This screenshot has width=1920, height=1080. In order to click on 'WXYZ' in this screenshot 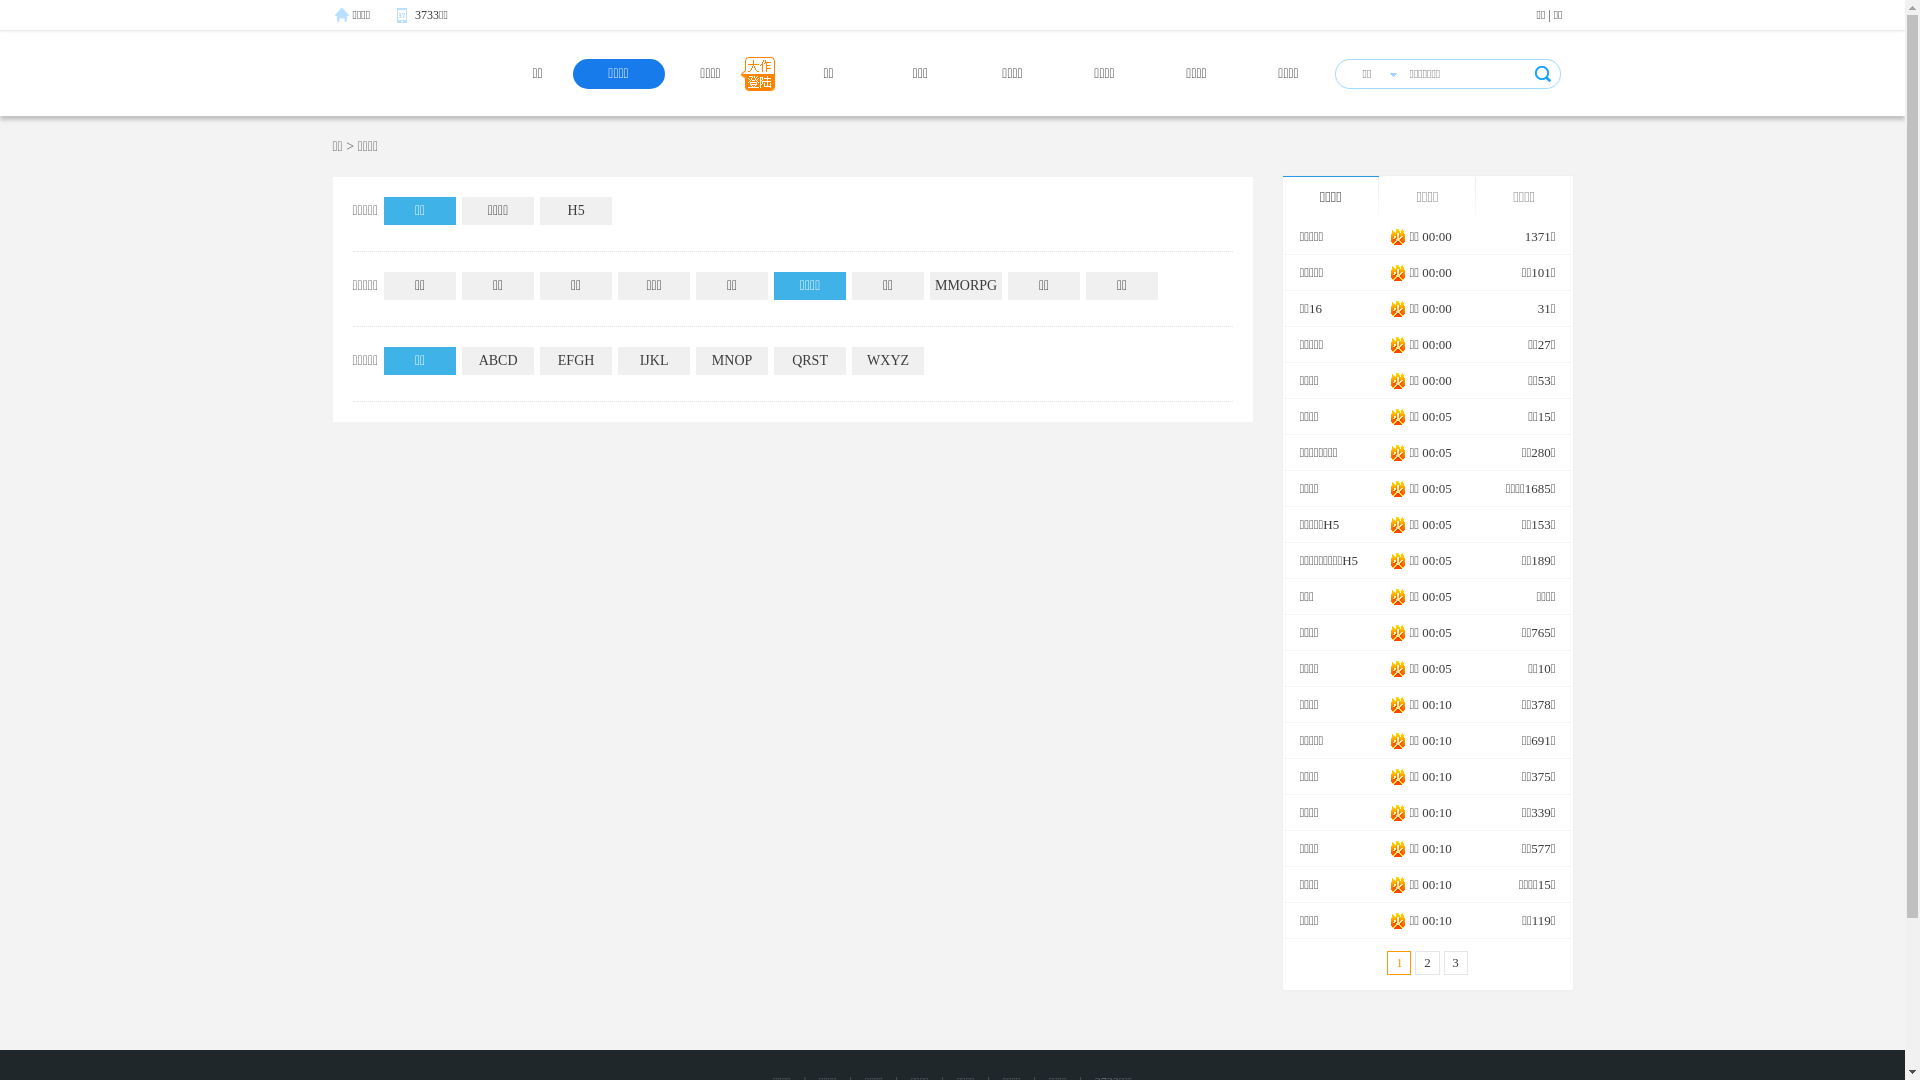, I will do `click(887, 361)`.